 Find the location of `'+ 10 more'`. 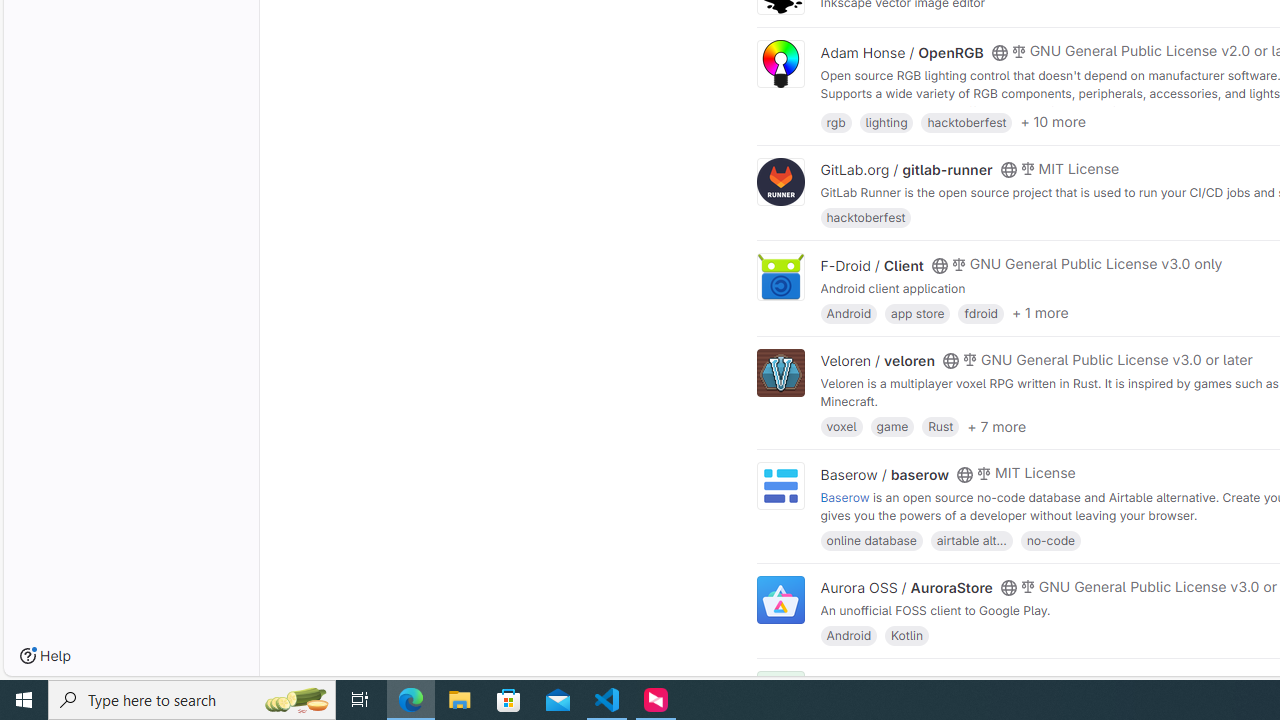

'+ 10 more' is located at coordinates (1052, 122).